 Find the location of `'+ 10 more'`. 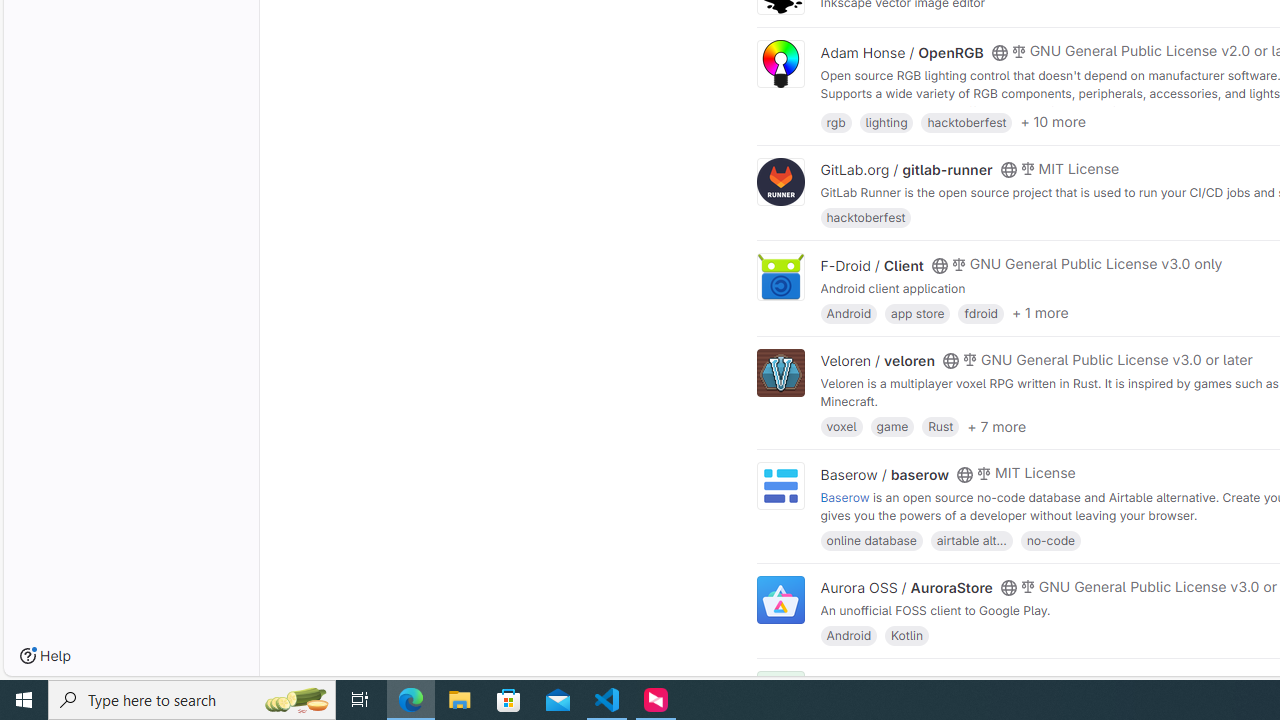

'+ 10 more' is located at coordinates (1052, 122).